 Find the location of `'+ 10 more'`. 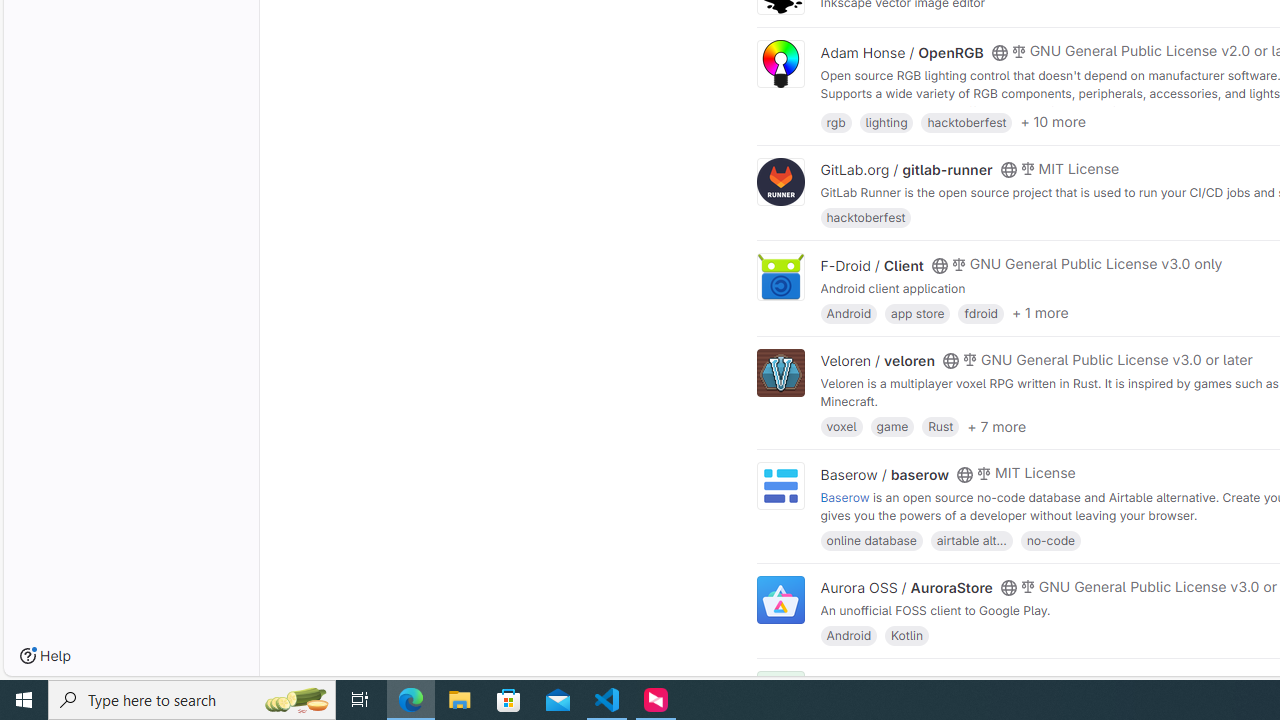

'+ 10 more' is located at coordinates (1052, 122).